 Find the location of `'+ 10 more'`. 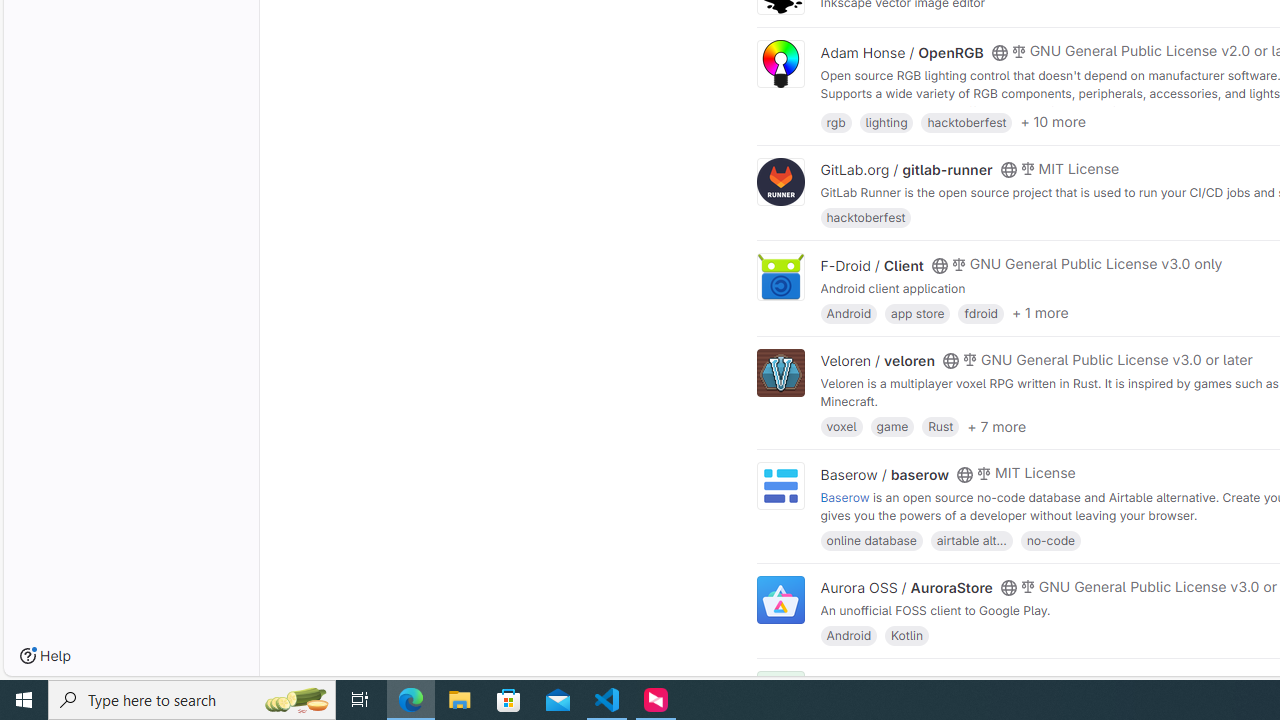

'+ 10 more' is located at coordinates (1052, 122).